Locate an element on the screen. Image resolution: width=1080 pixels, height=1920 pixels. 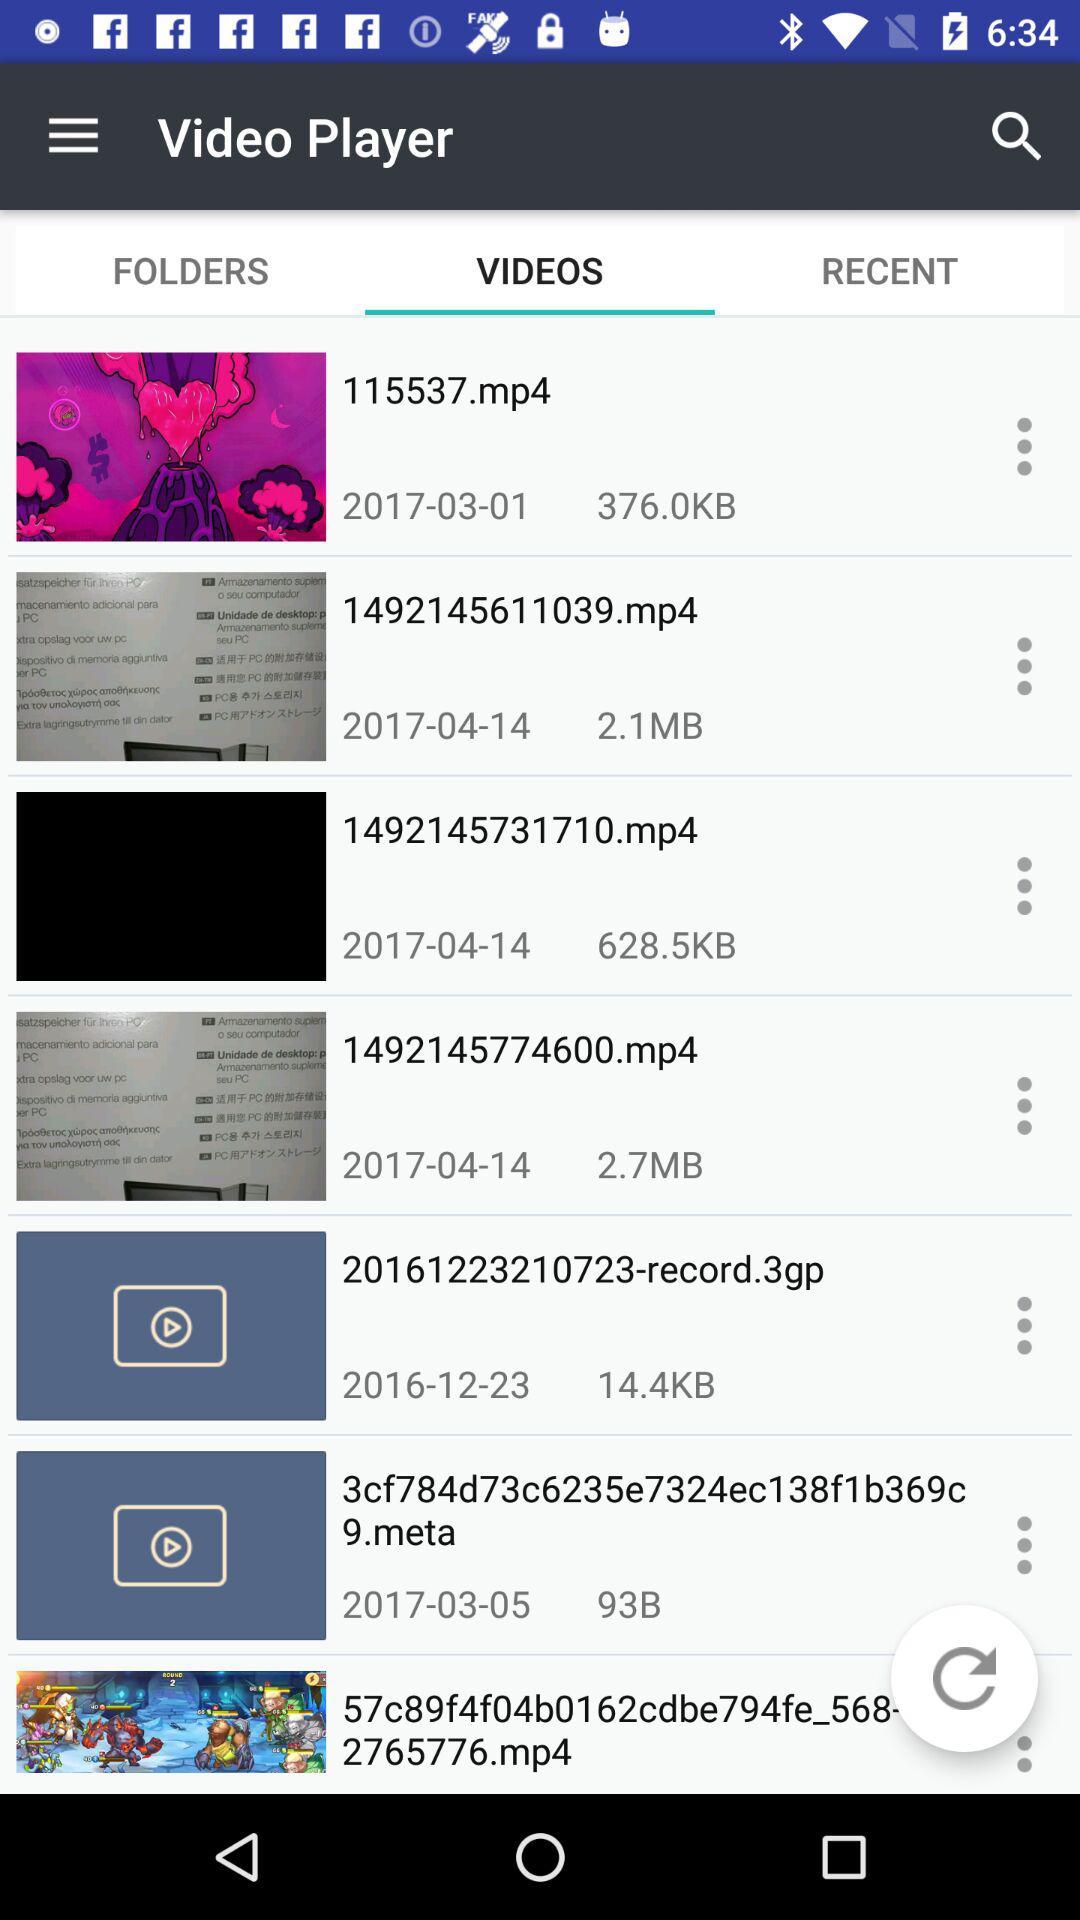
the 93b item is located at coordinates (628, 1603).